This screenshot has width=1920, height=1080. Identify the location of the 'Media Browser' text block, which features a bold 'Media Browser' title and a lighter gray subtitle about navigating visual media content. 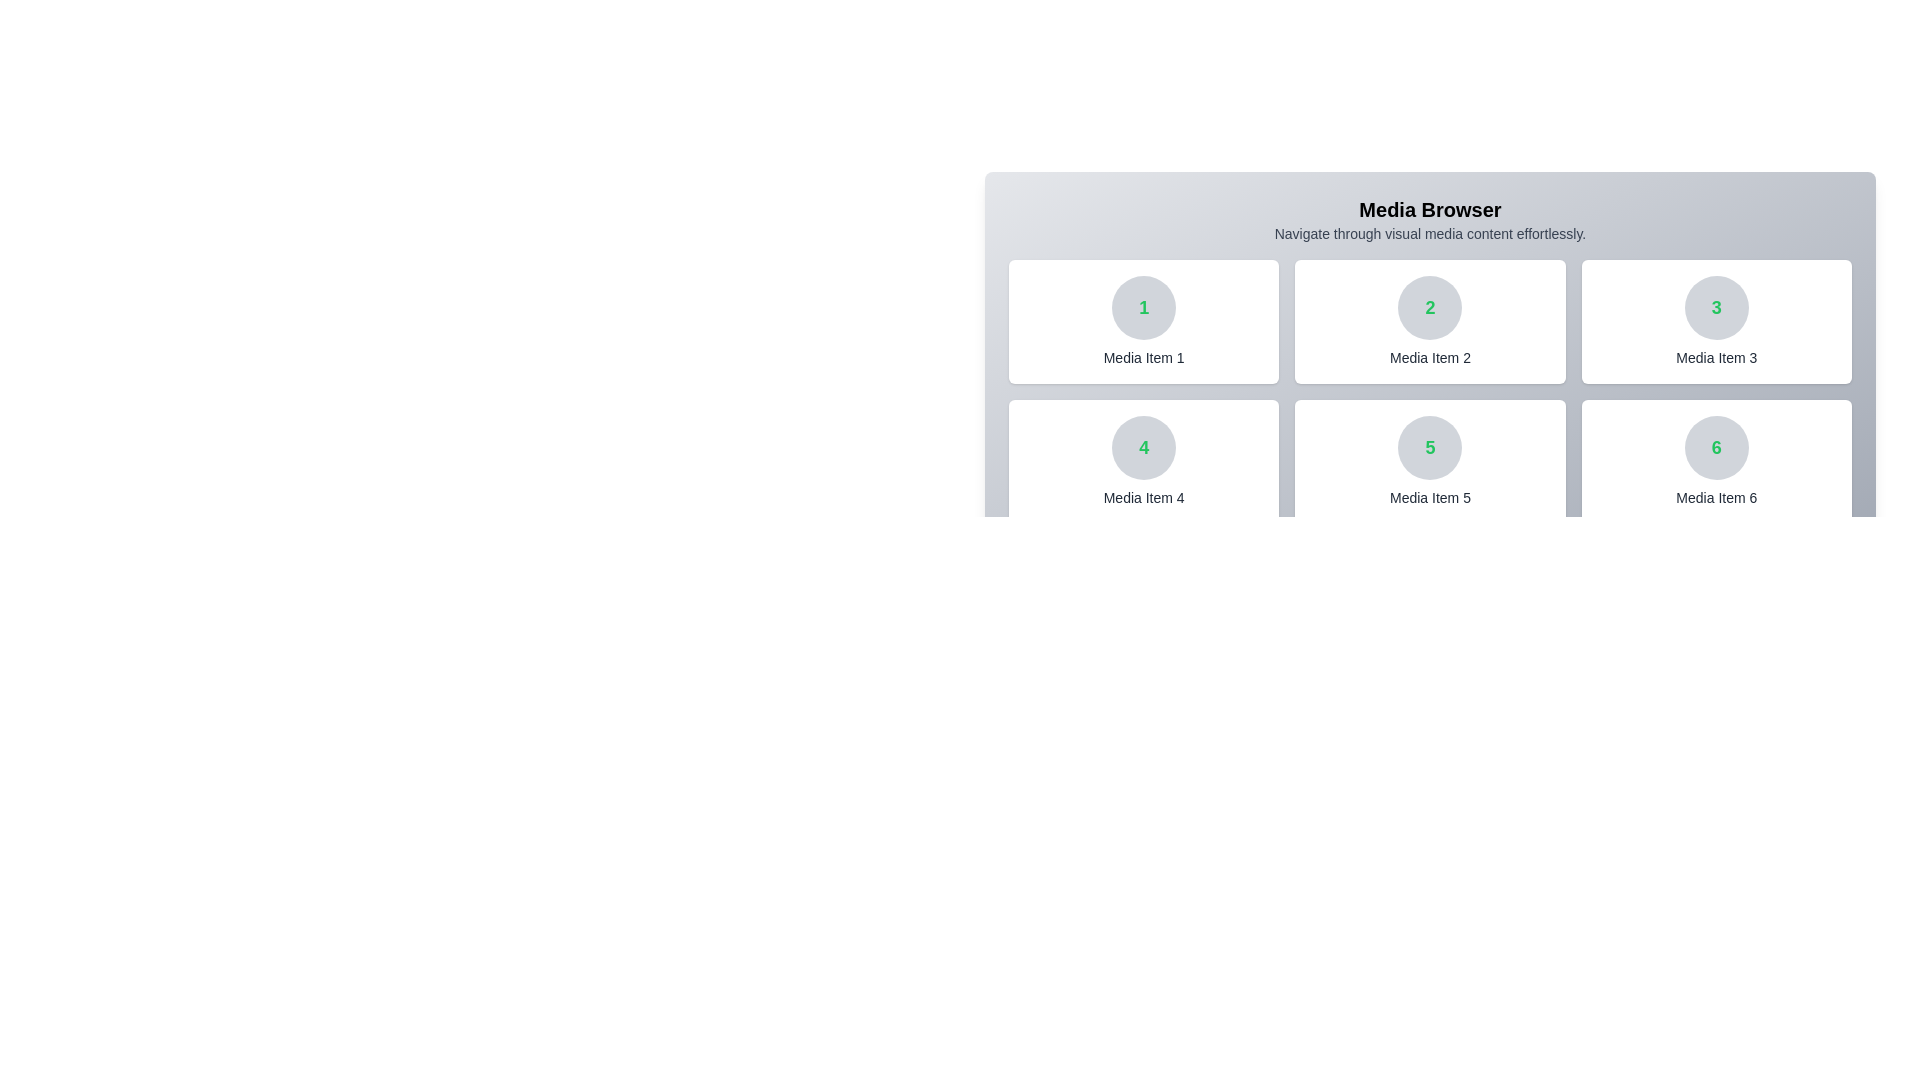
(1429, 219).